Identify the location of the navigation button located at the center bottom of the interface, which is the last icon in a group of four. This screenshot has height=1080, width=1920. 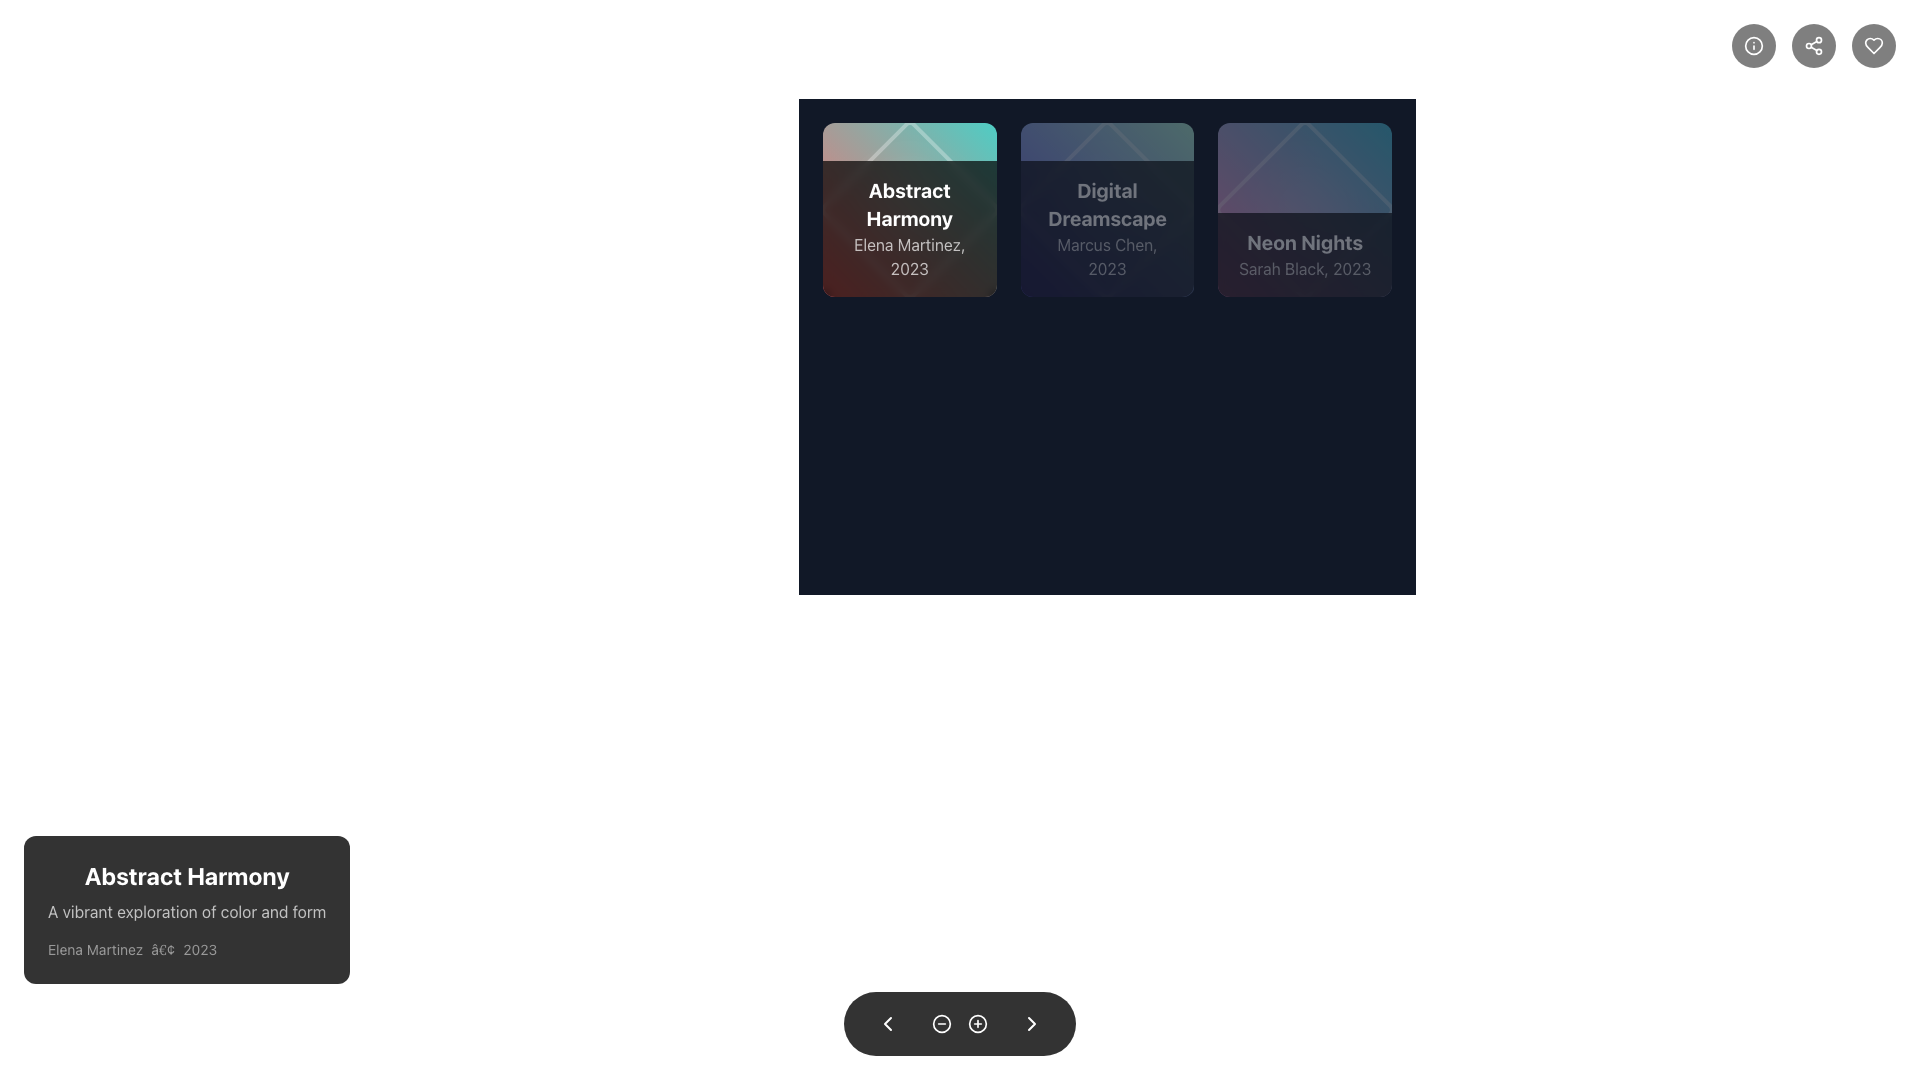
(1032, 1023).